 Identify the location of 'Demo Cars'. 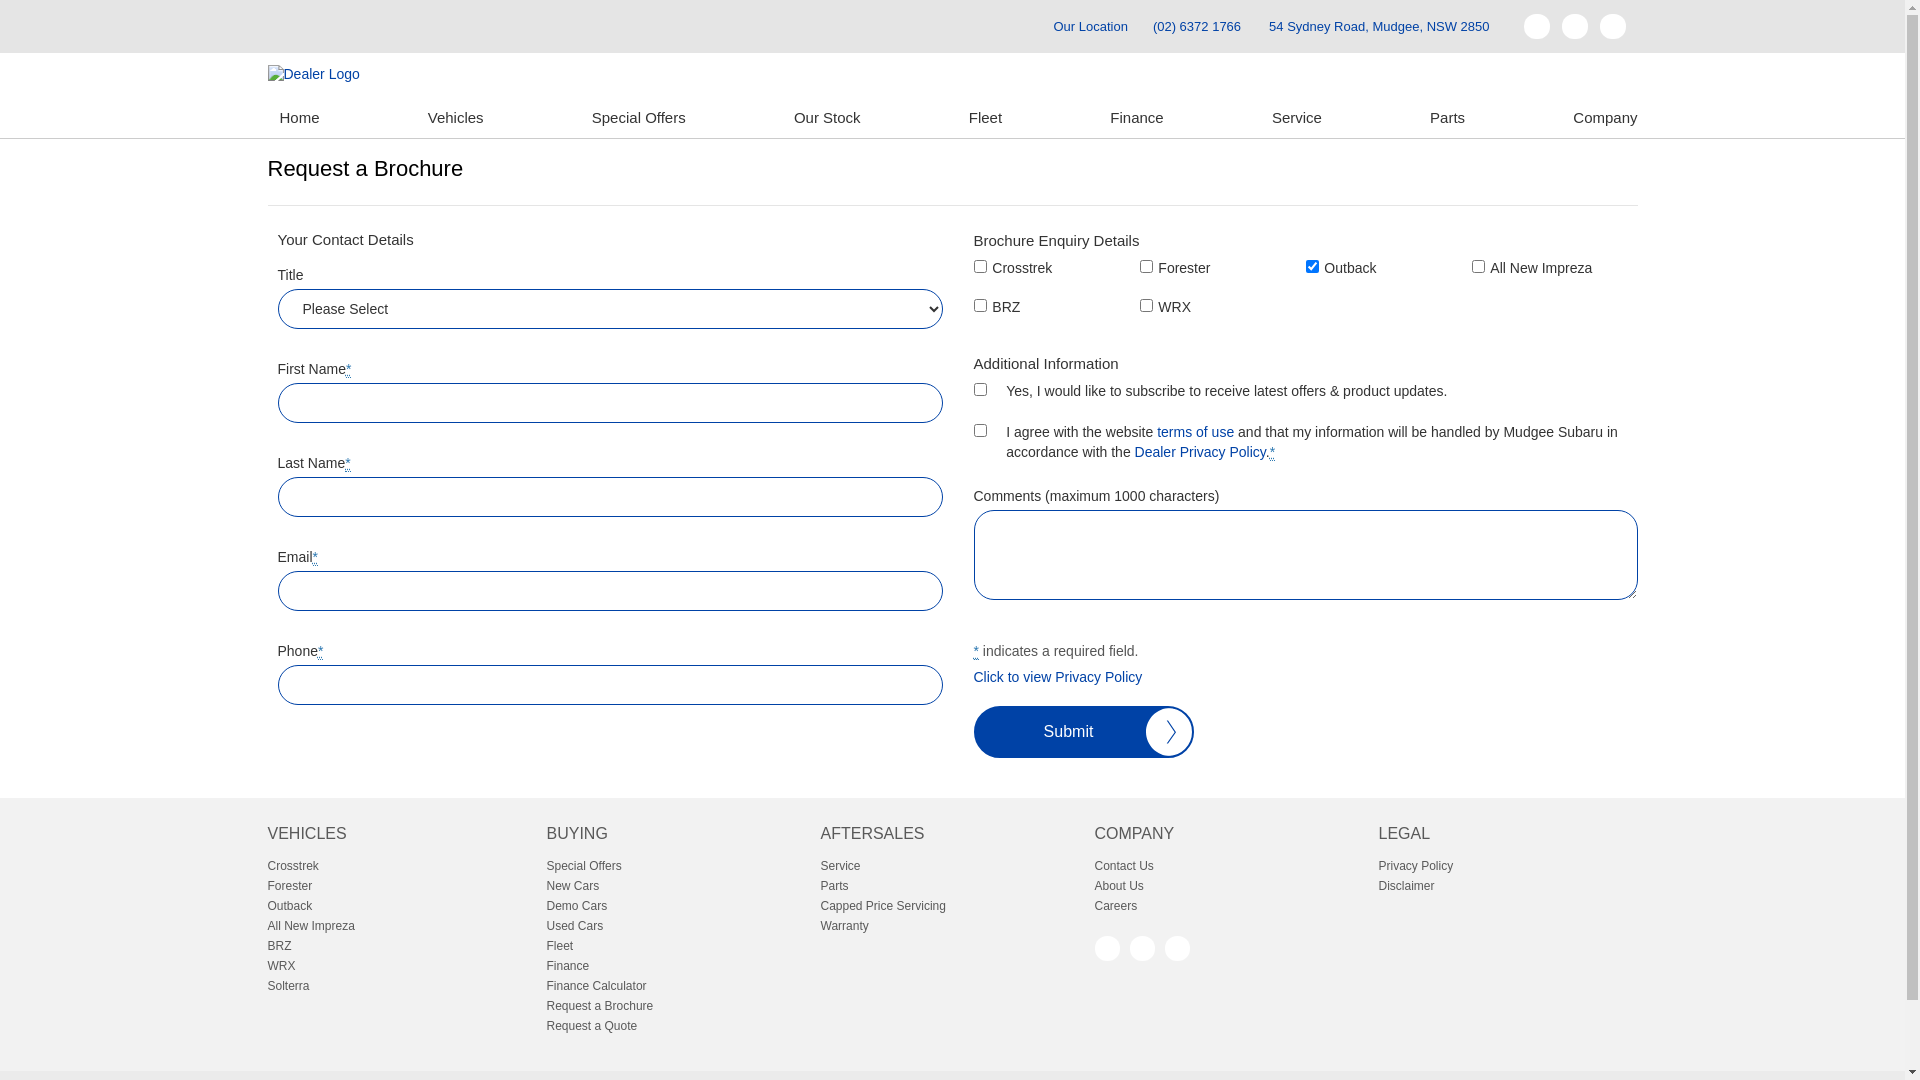
(677, 906).